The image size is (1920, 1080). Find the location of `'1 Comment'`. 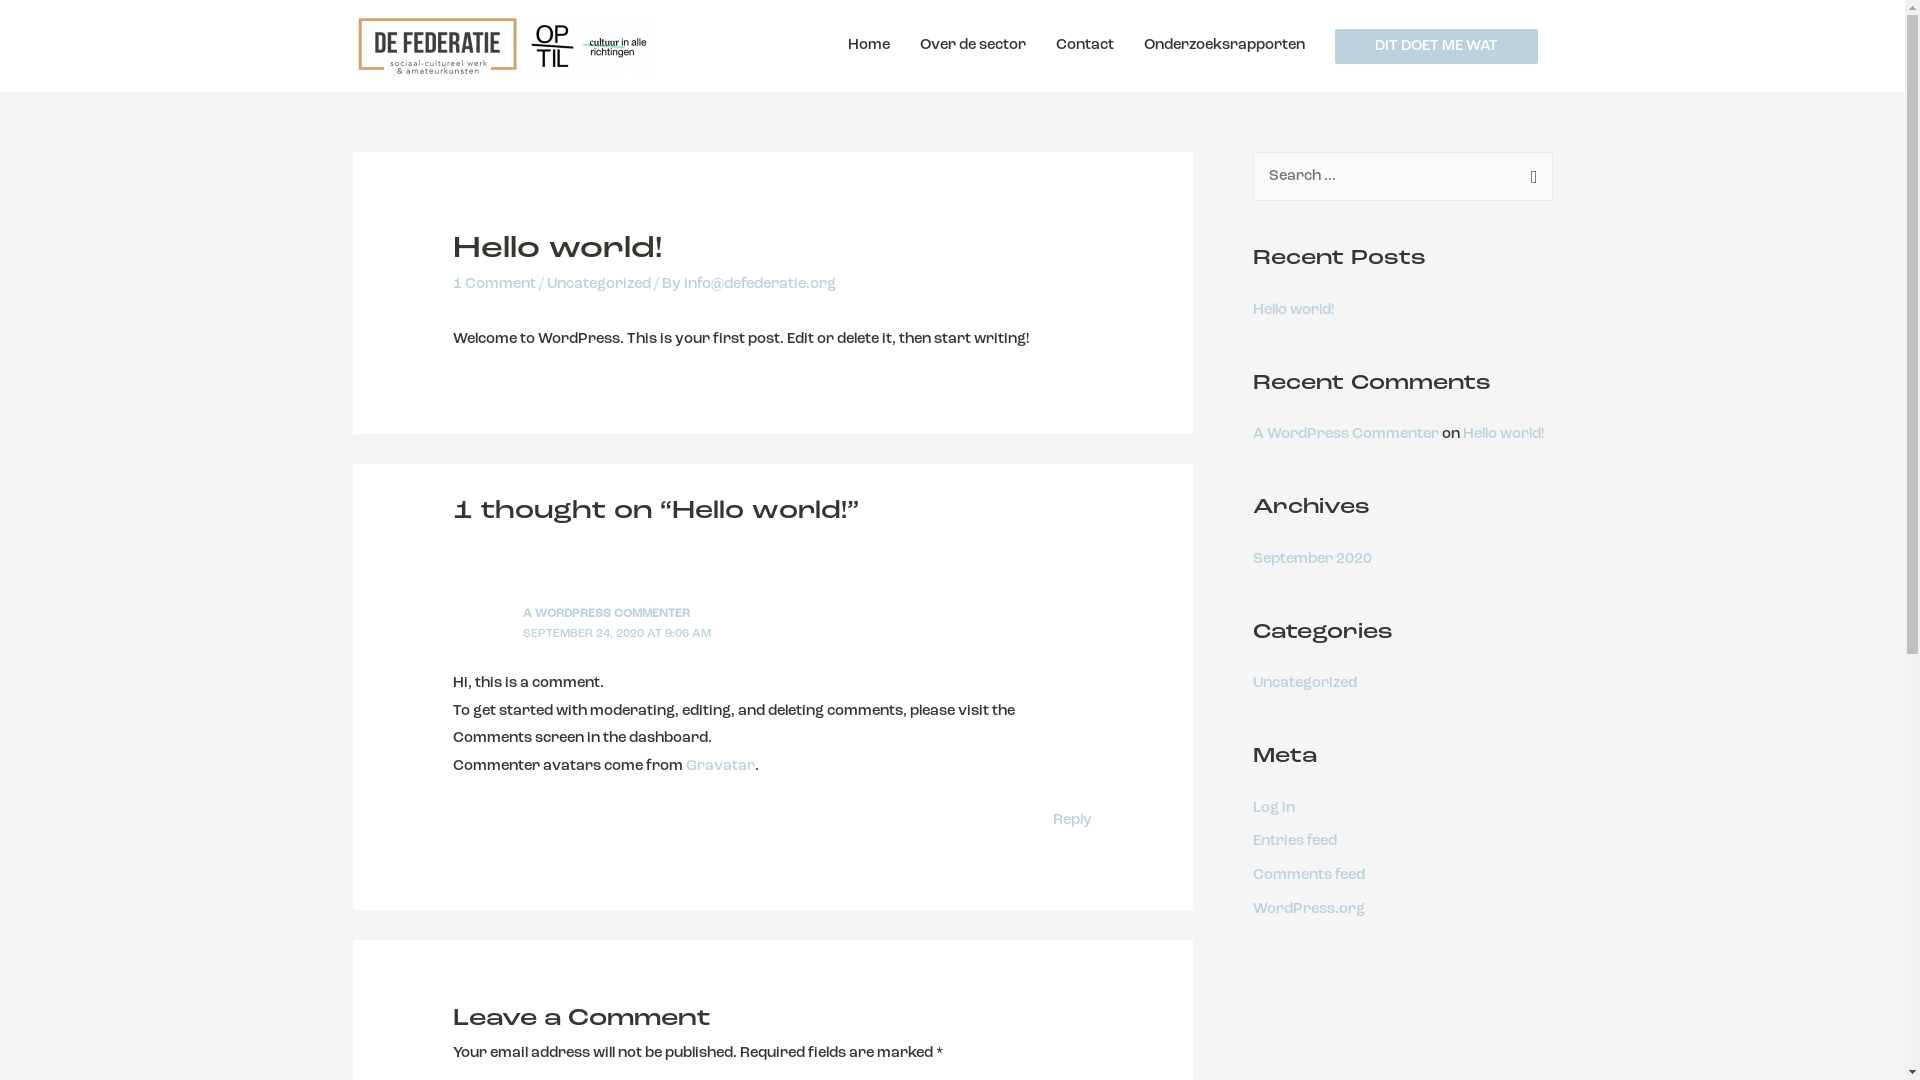

'1 Comment' is located at coordinates (494, 284).